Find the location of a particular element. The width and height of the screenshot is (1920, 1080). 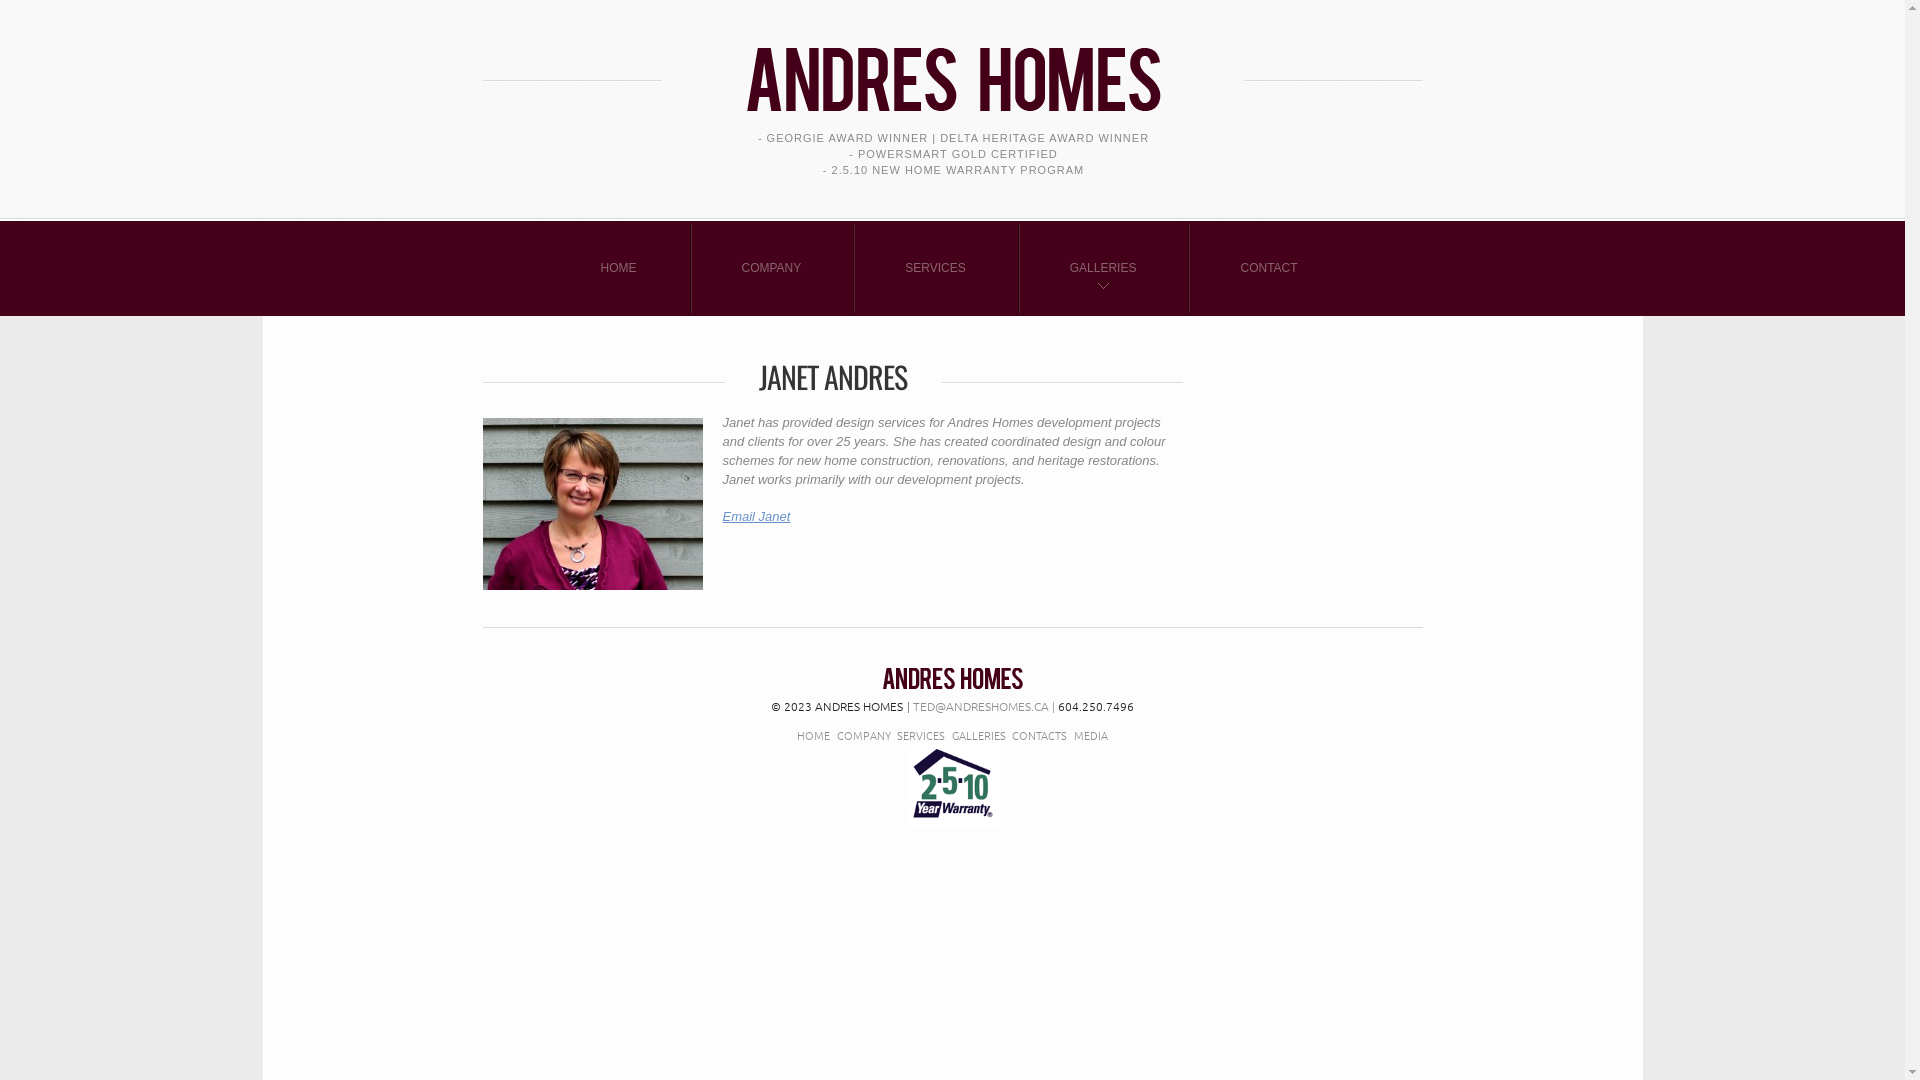

'MEDIA' is located at coordinates (1089, 735).